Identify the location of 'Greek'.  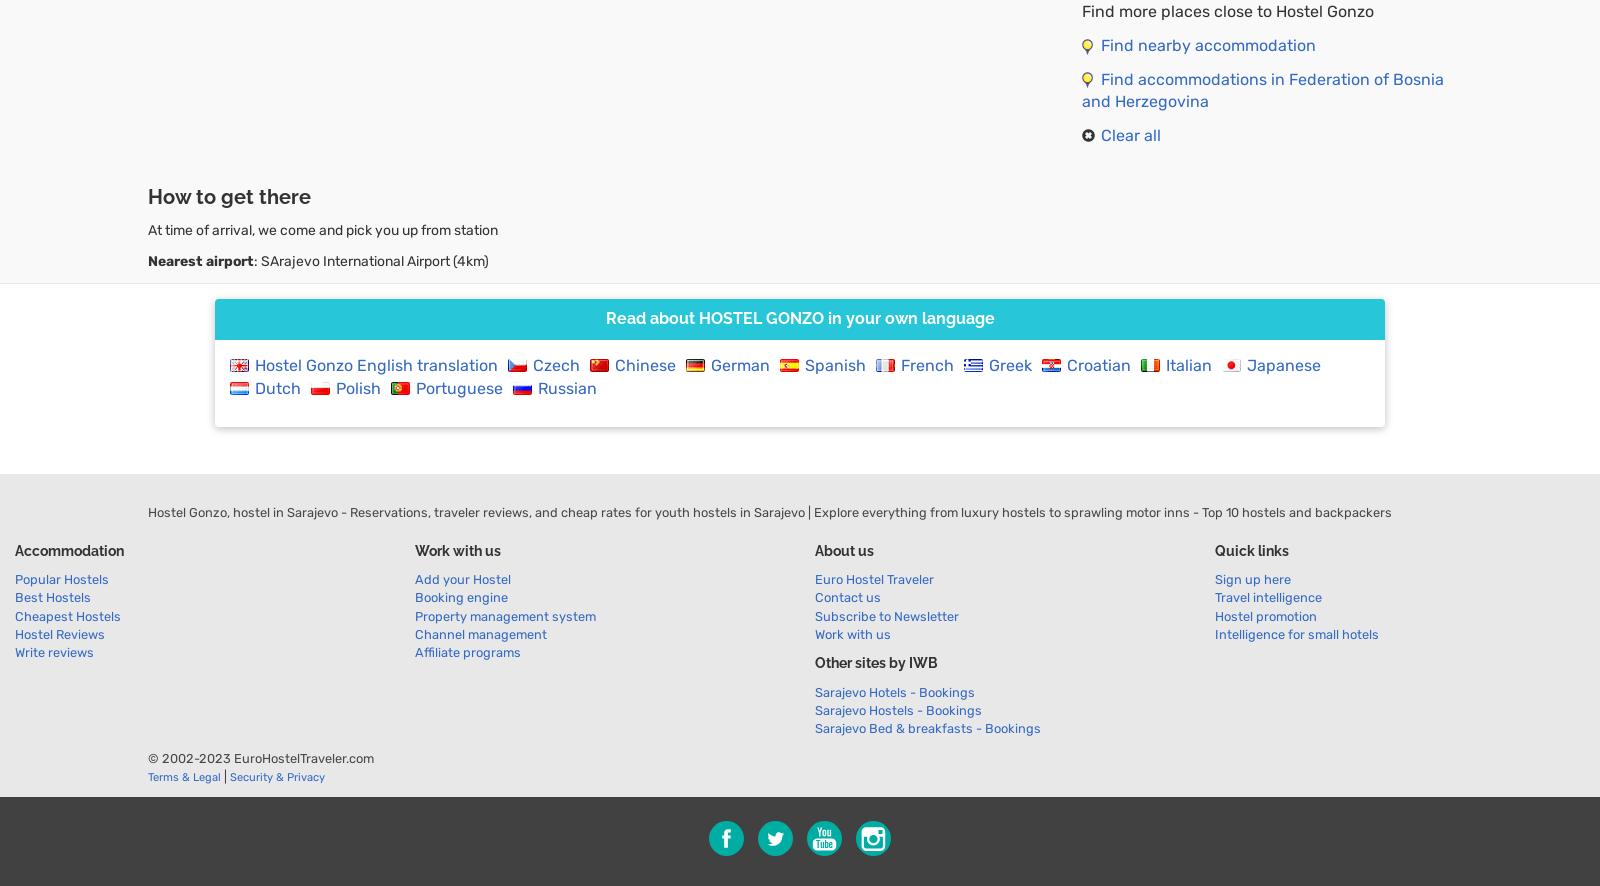
(1010, 364).